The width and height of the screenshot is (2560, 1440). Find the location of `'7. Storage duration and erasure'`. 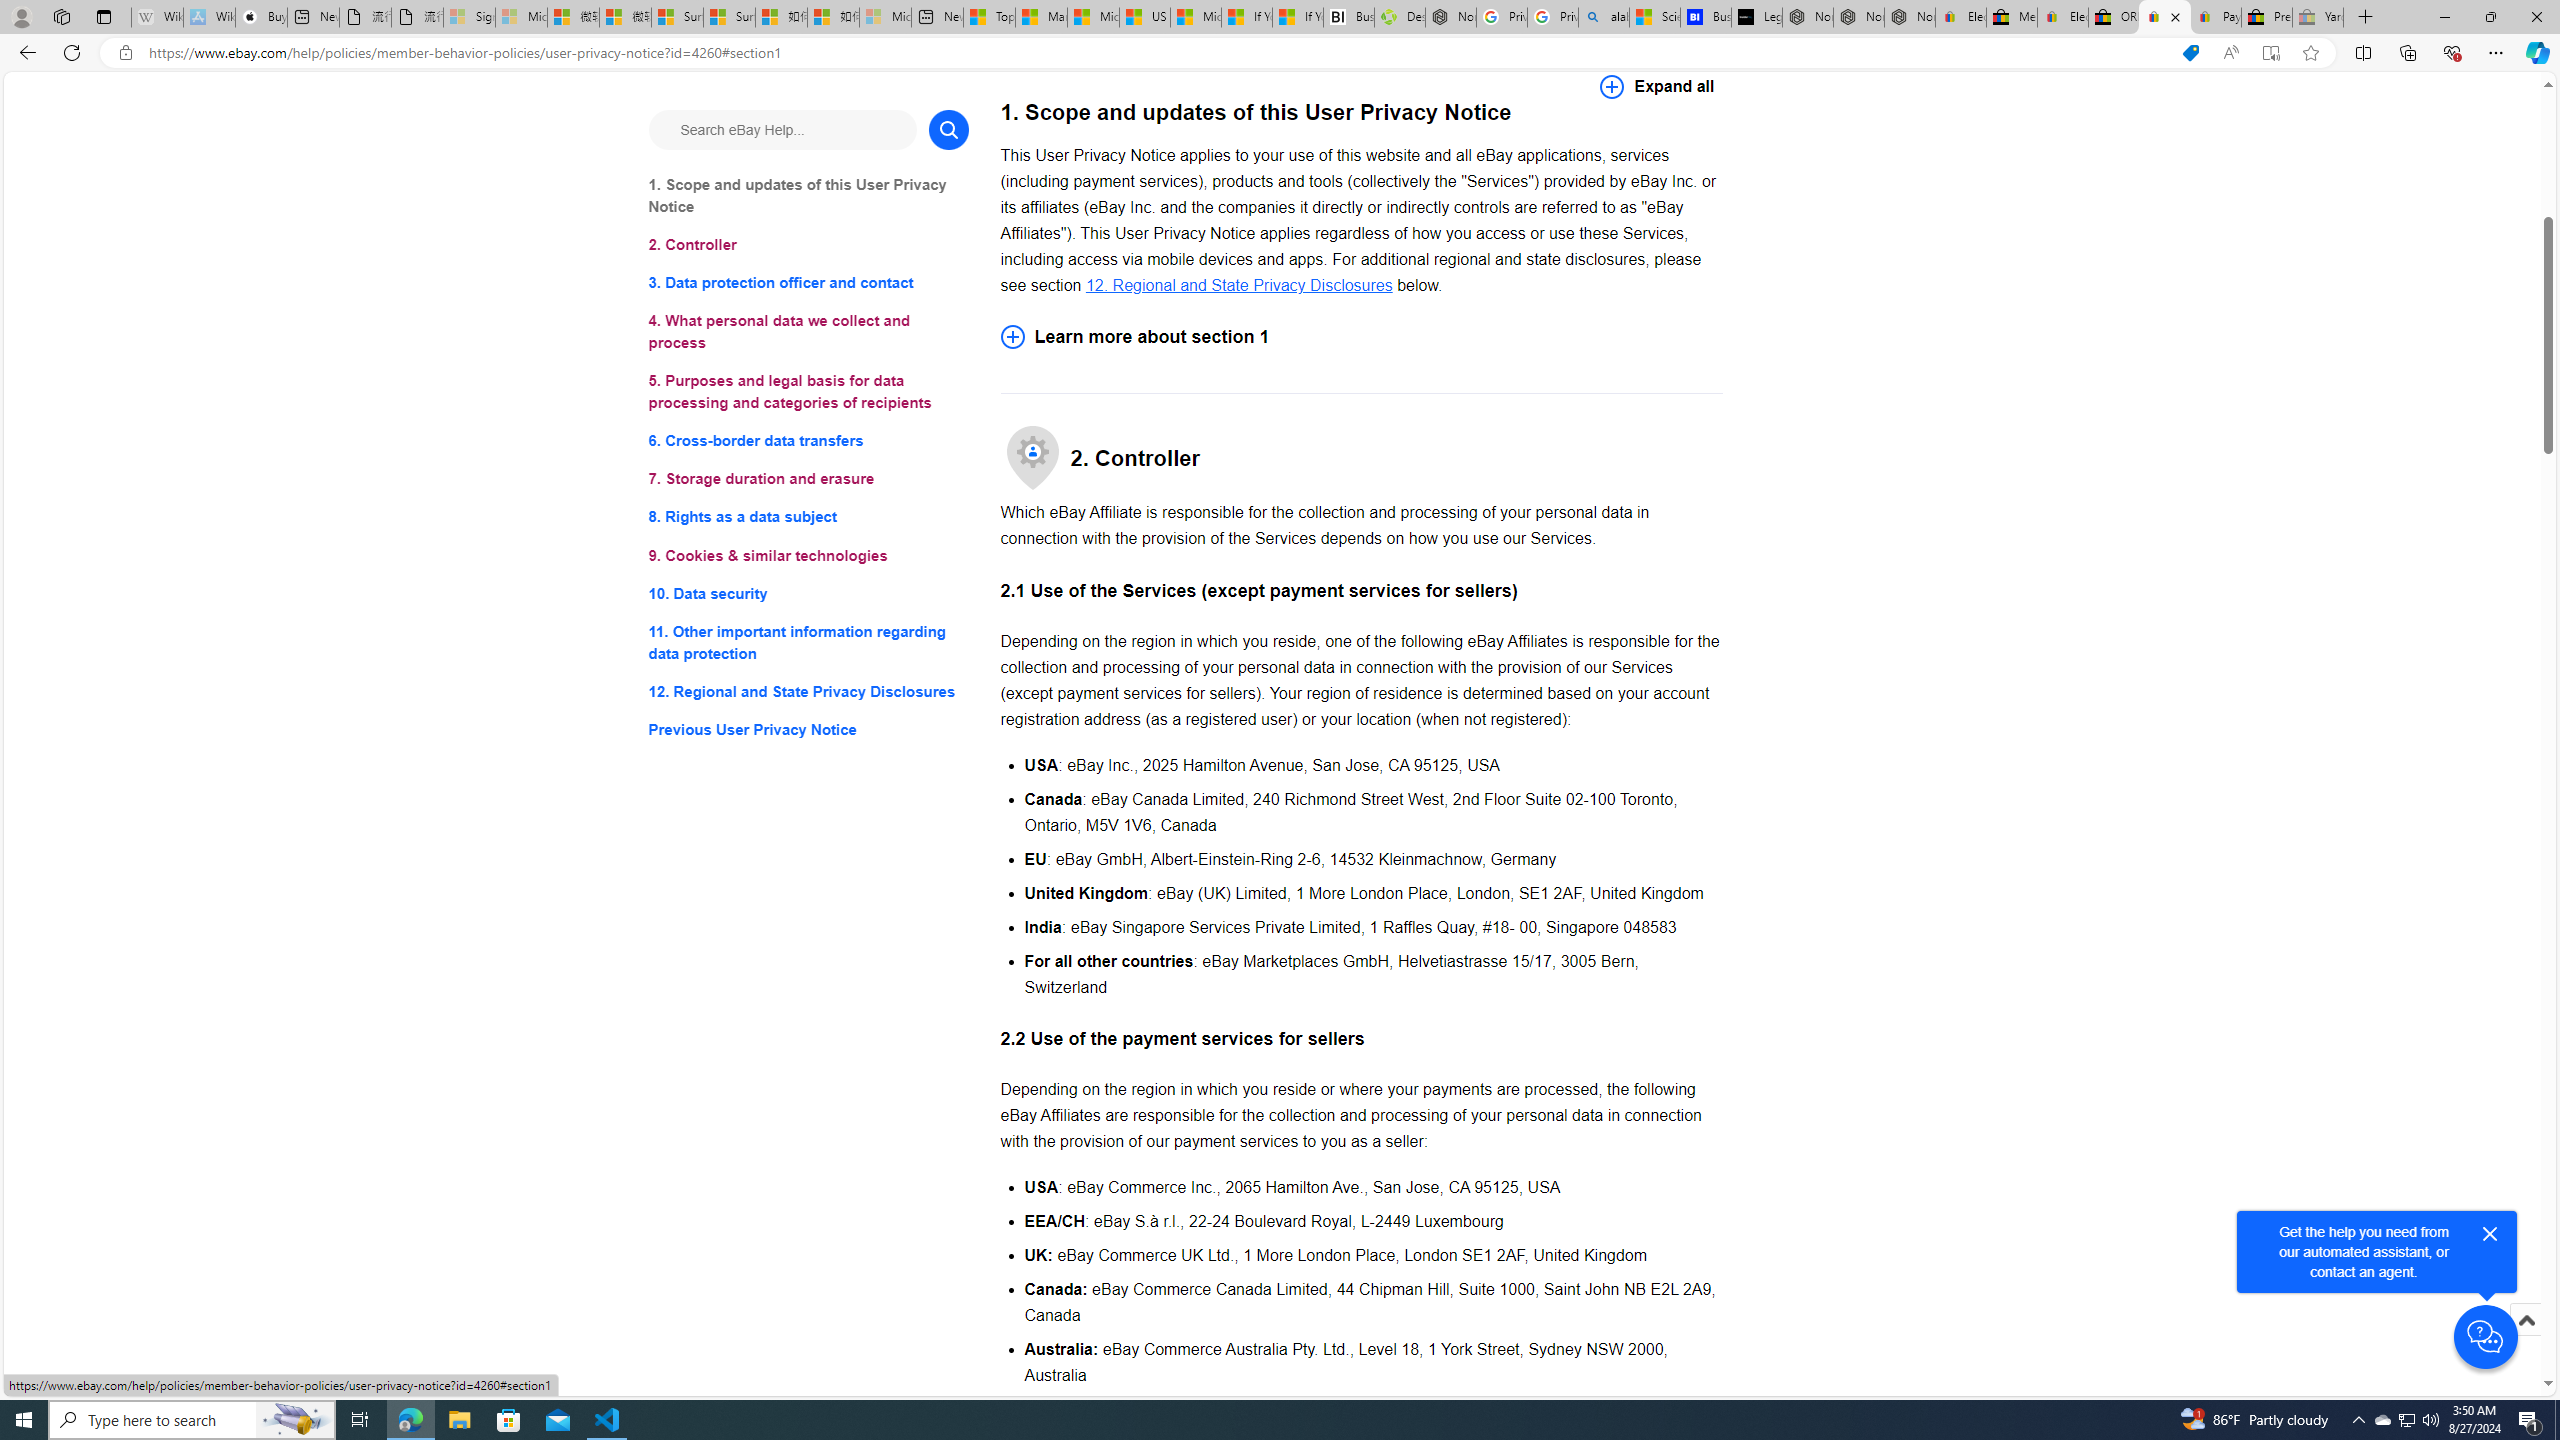

'7. Storage duration and erasure' is located at coordinates (807, 478).